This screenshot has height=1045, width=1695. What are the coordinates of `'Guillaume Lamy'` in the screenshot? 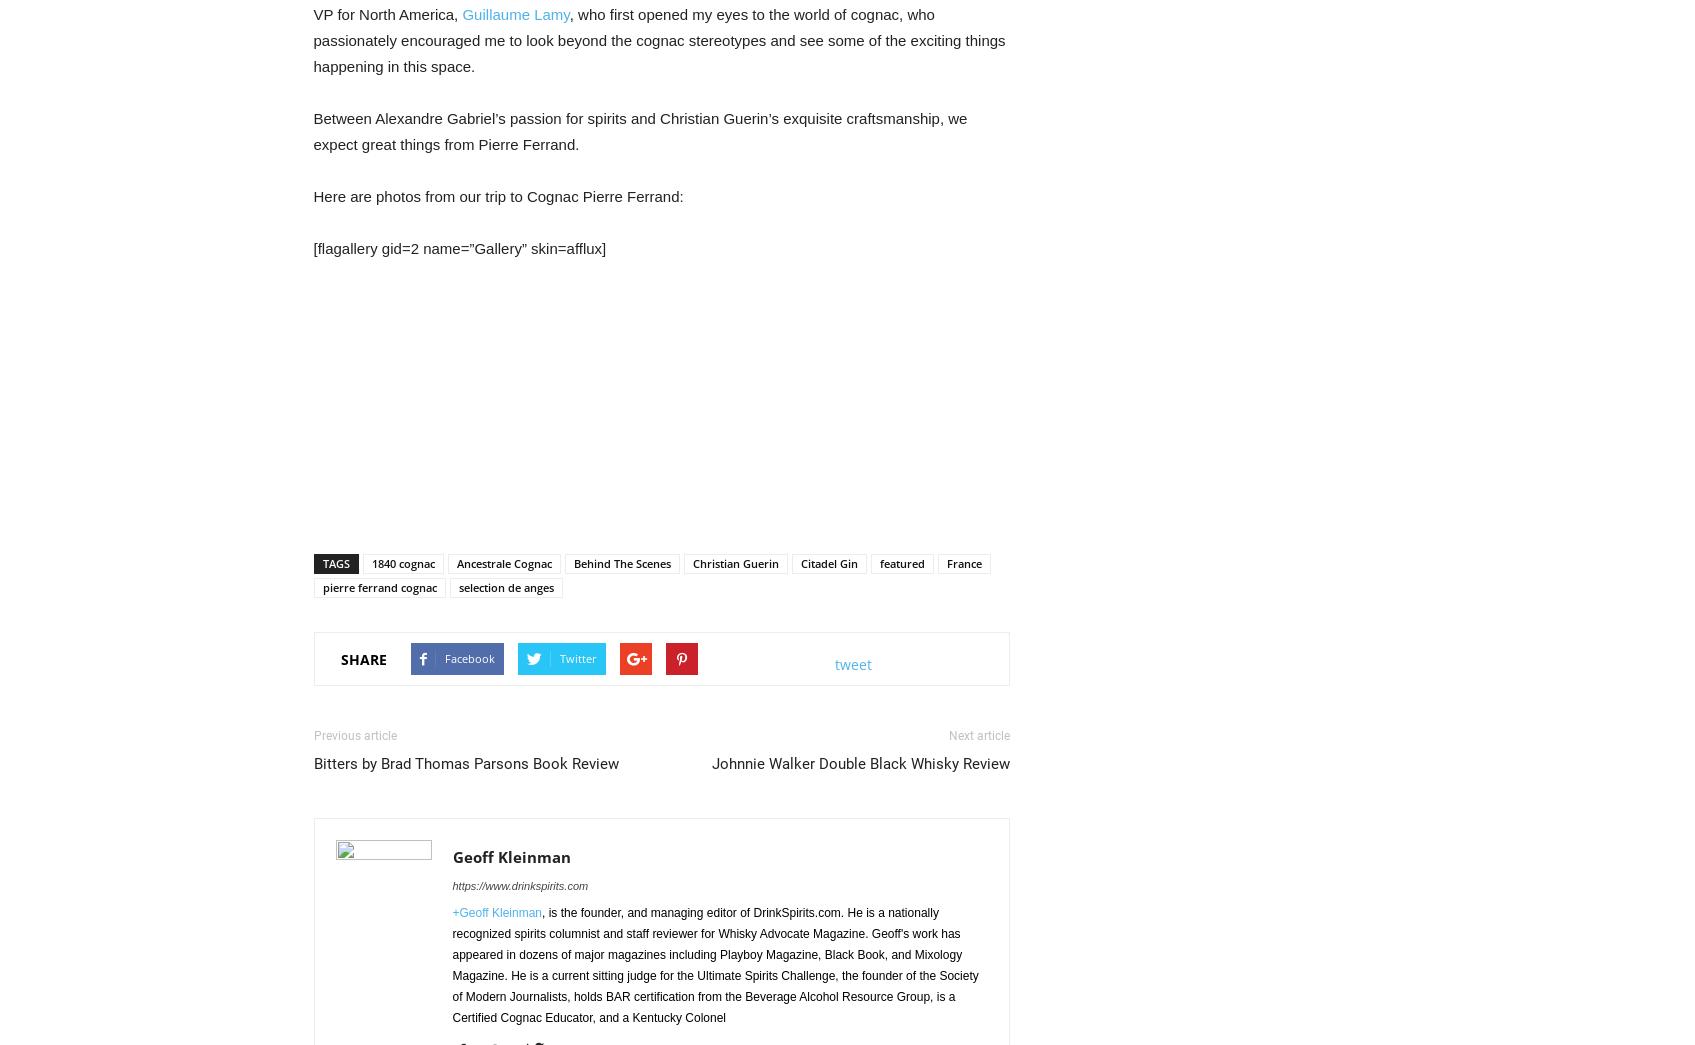 It's located at (461, 13).